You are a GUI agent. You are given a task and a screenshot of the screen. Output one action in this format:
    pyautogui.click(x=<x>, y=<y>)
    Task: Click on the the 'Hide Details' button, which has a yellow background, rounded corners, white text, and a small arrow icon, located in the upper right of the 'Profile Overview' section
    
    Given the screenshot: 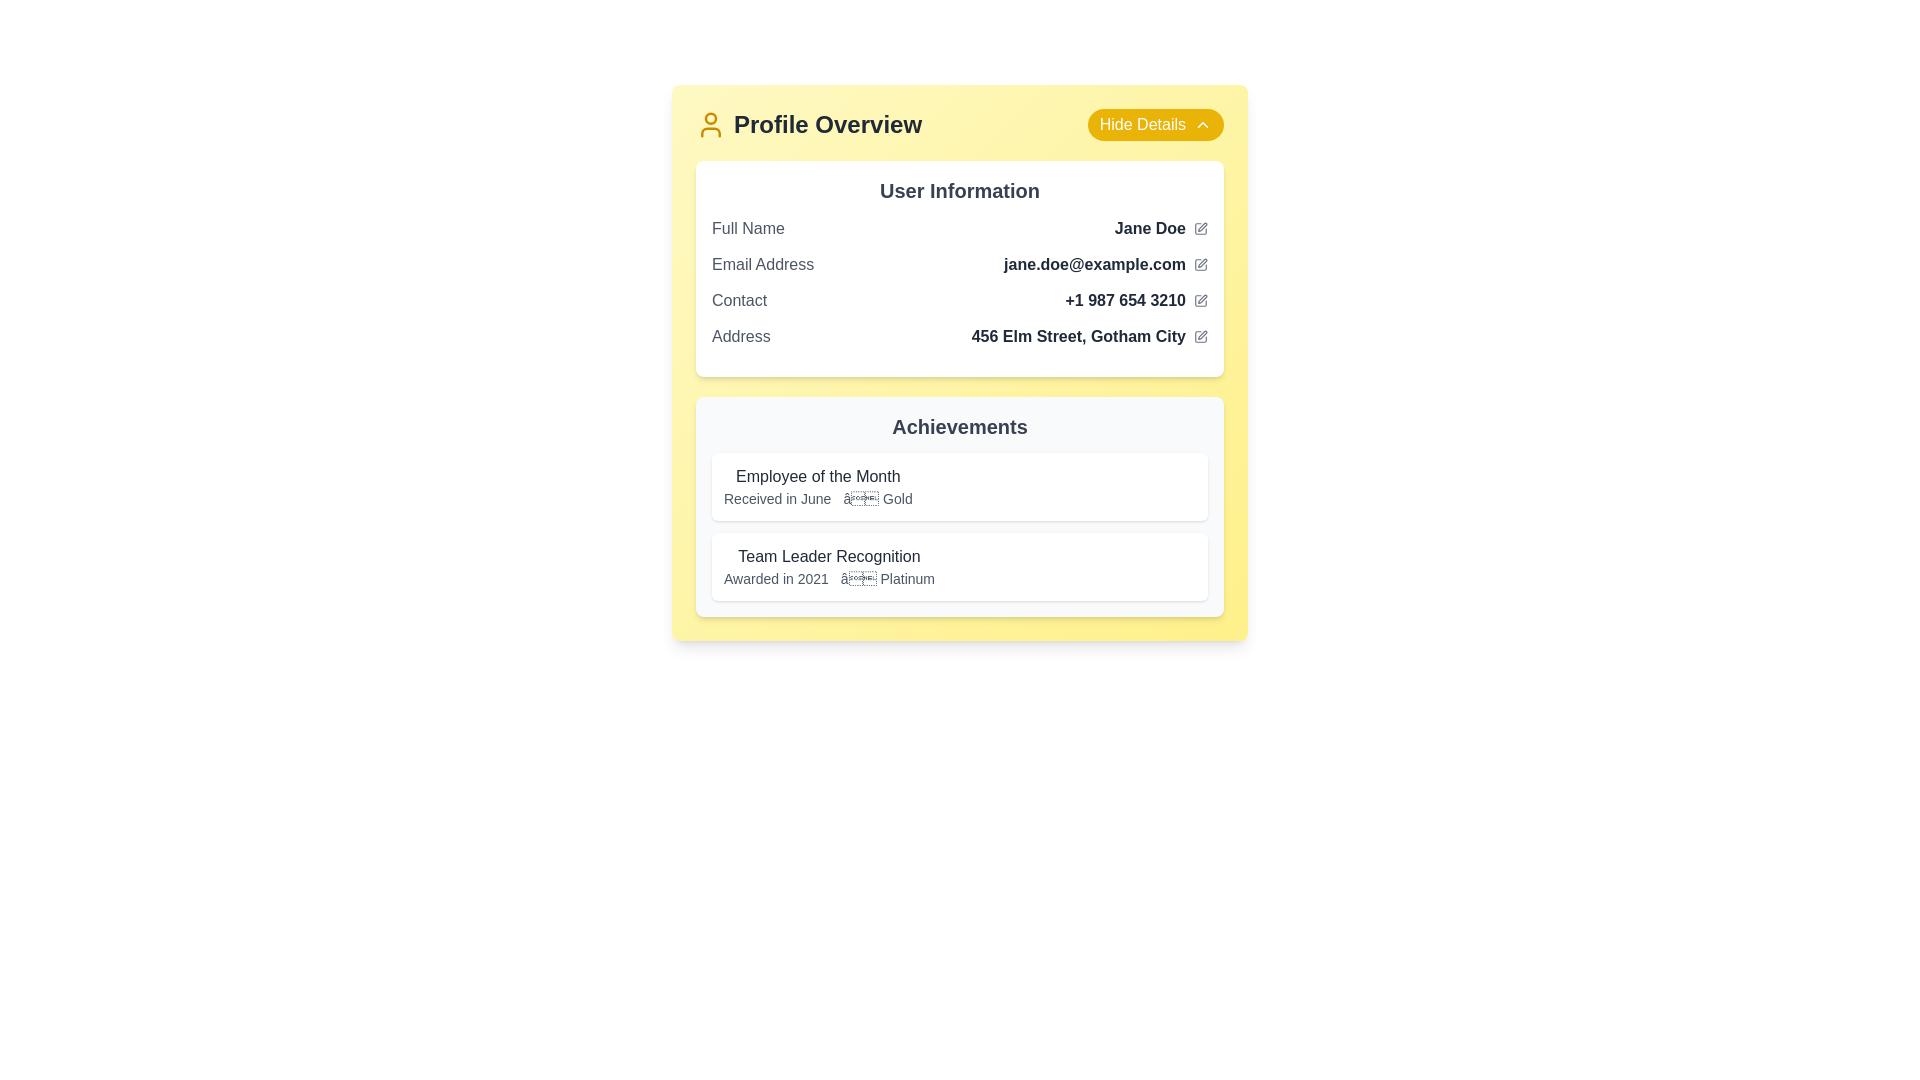 What is the action you would take?
    pyautogui.click(x=1155, y=124)
    